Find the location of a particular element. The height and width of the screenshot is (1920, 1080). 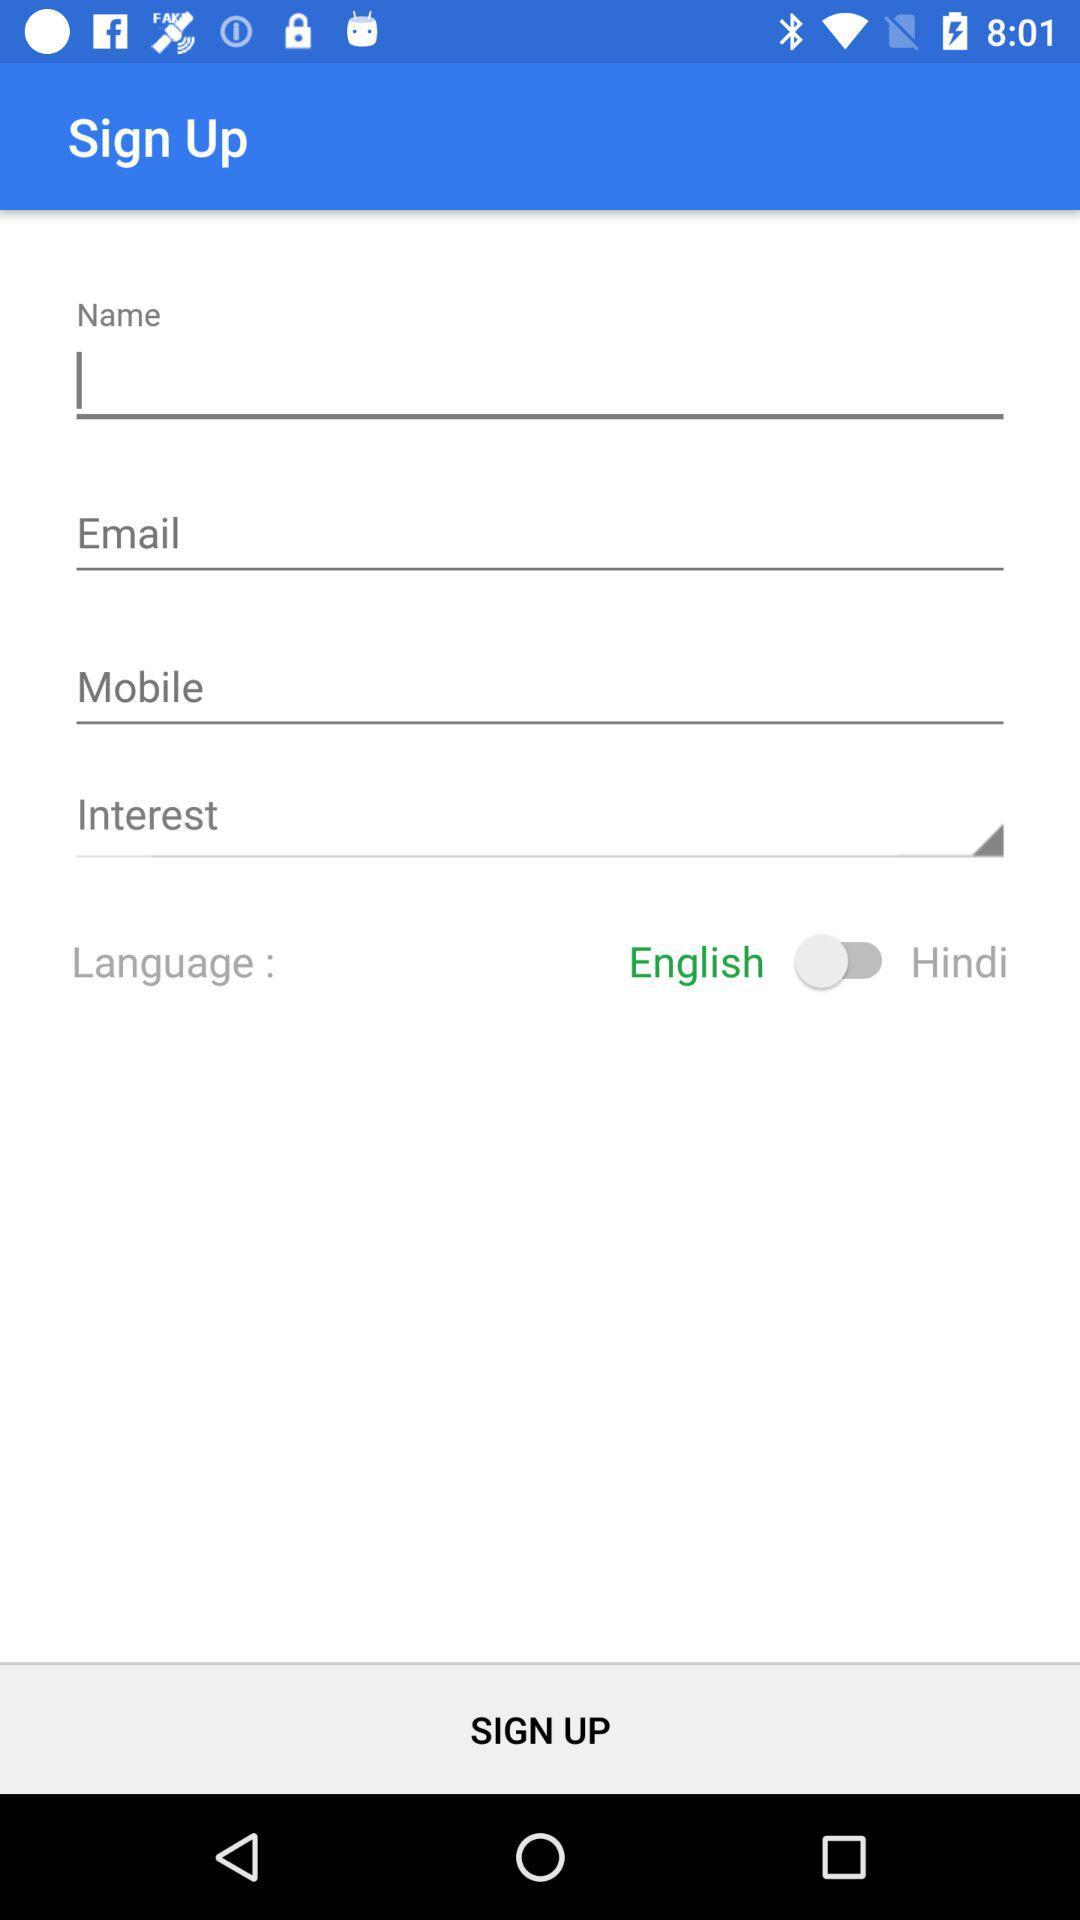

phone number is located at coordinates (540, 688).